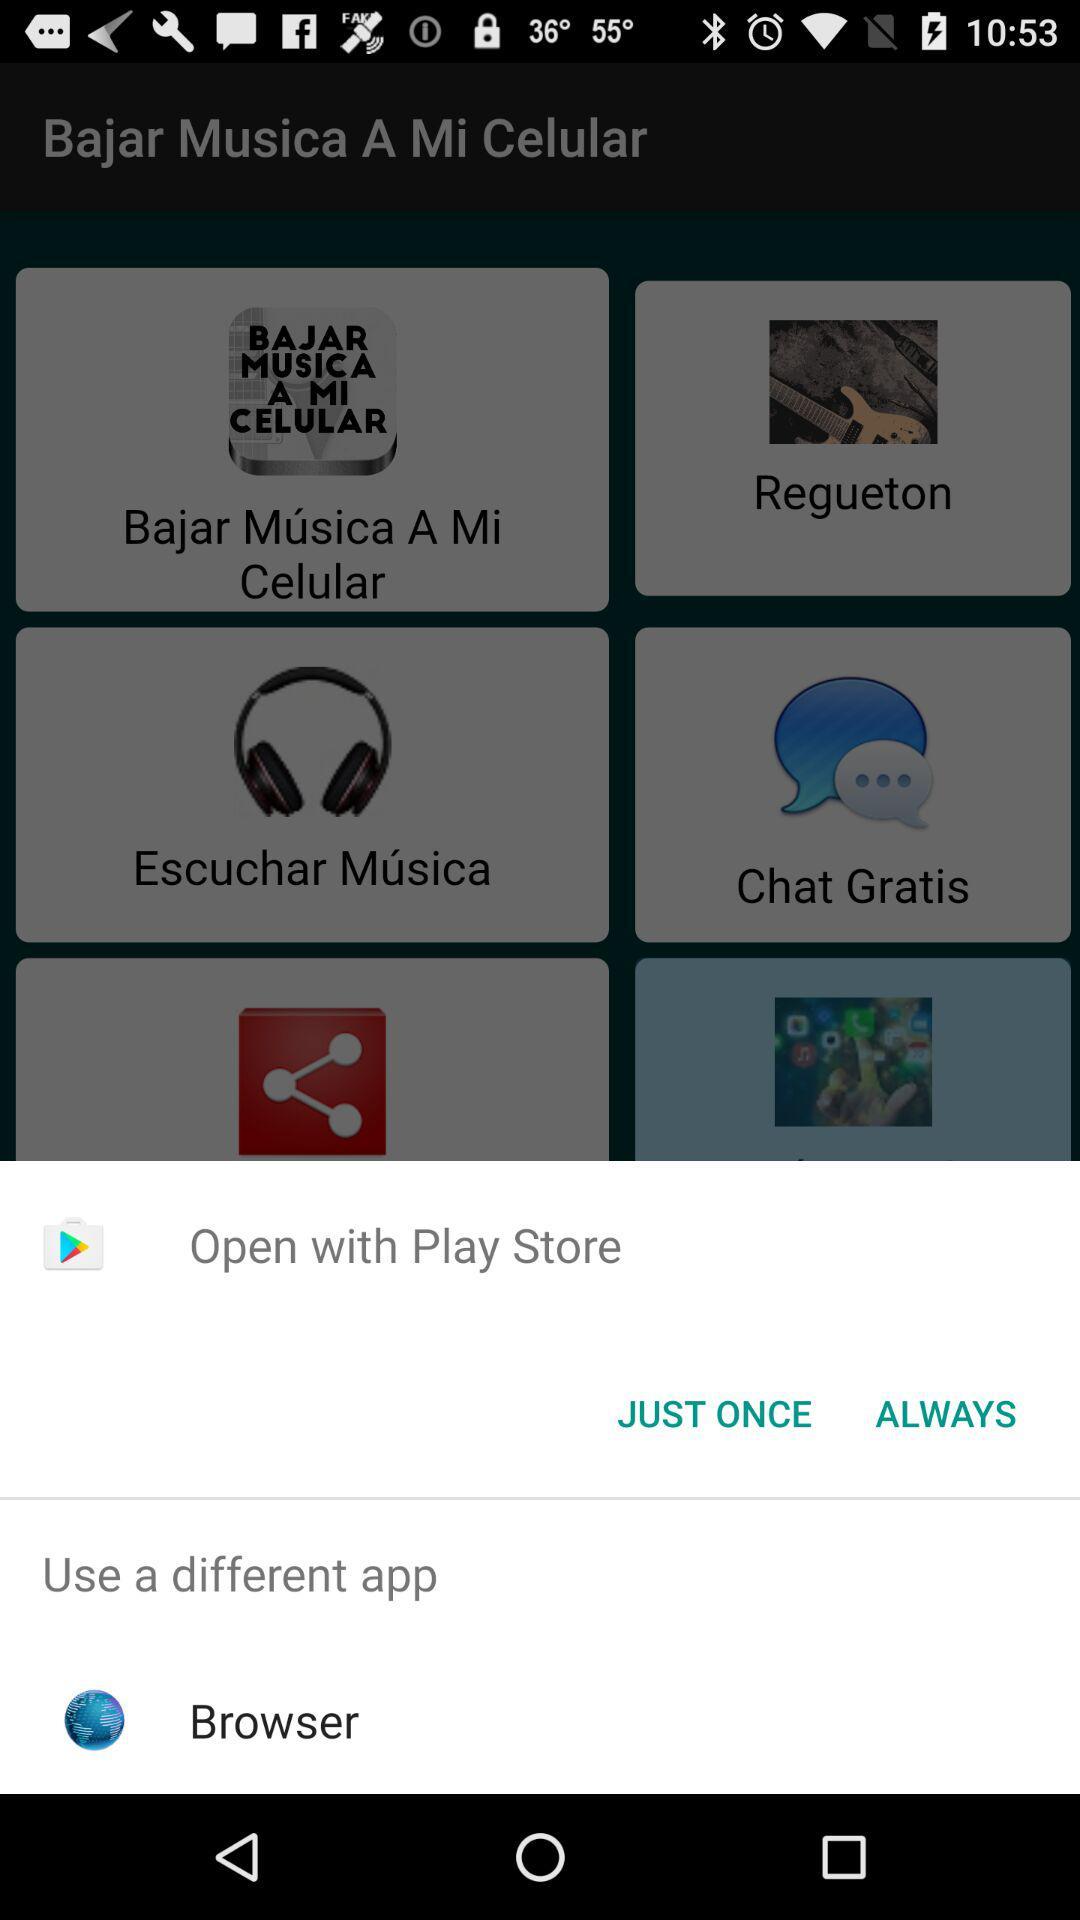  What do you see at coordinates (713, 1411) in the screenshot?
I see `just once item` at bounding box center [713, 1411].